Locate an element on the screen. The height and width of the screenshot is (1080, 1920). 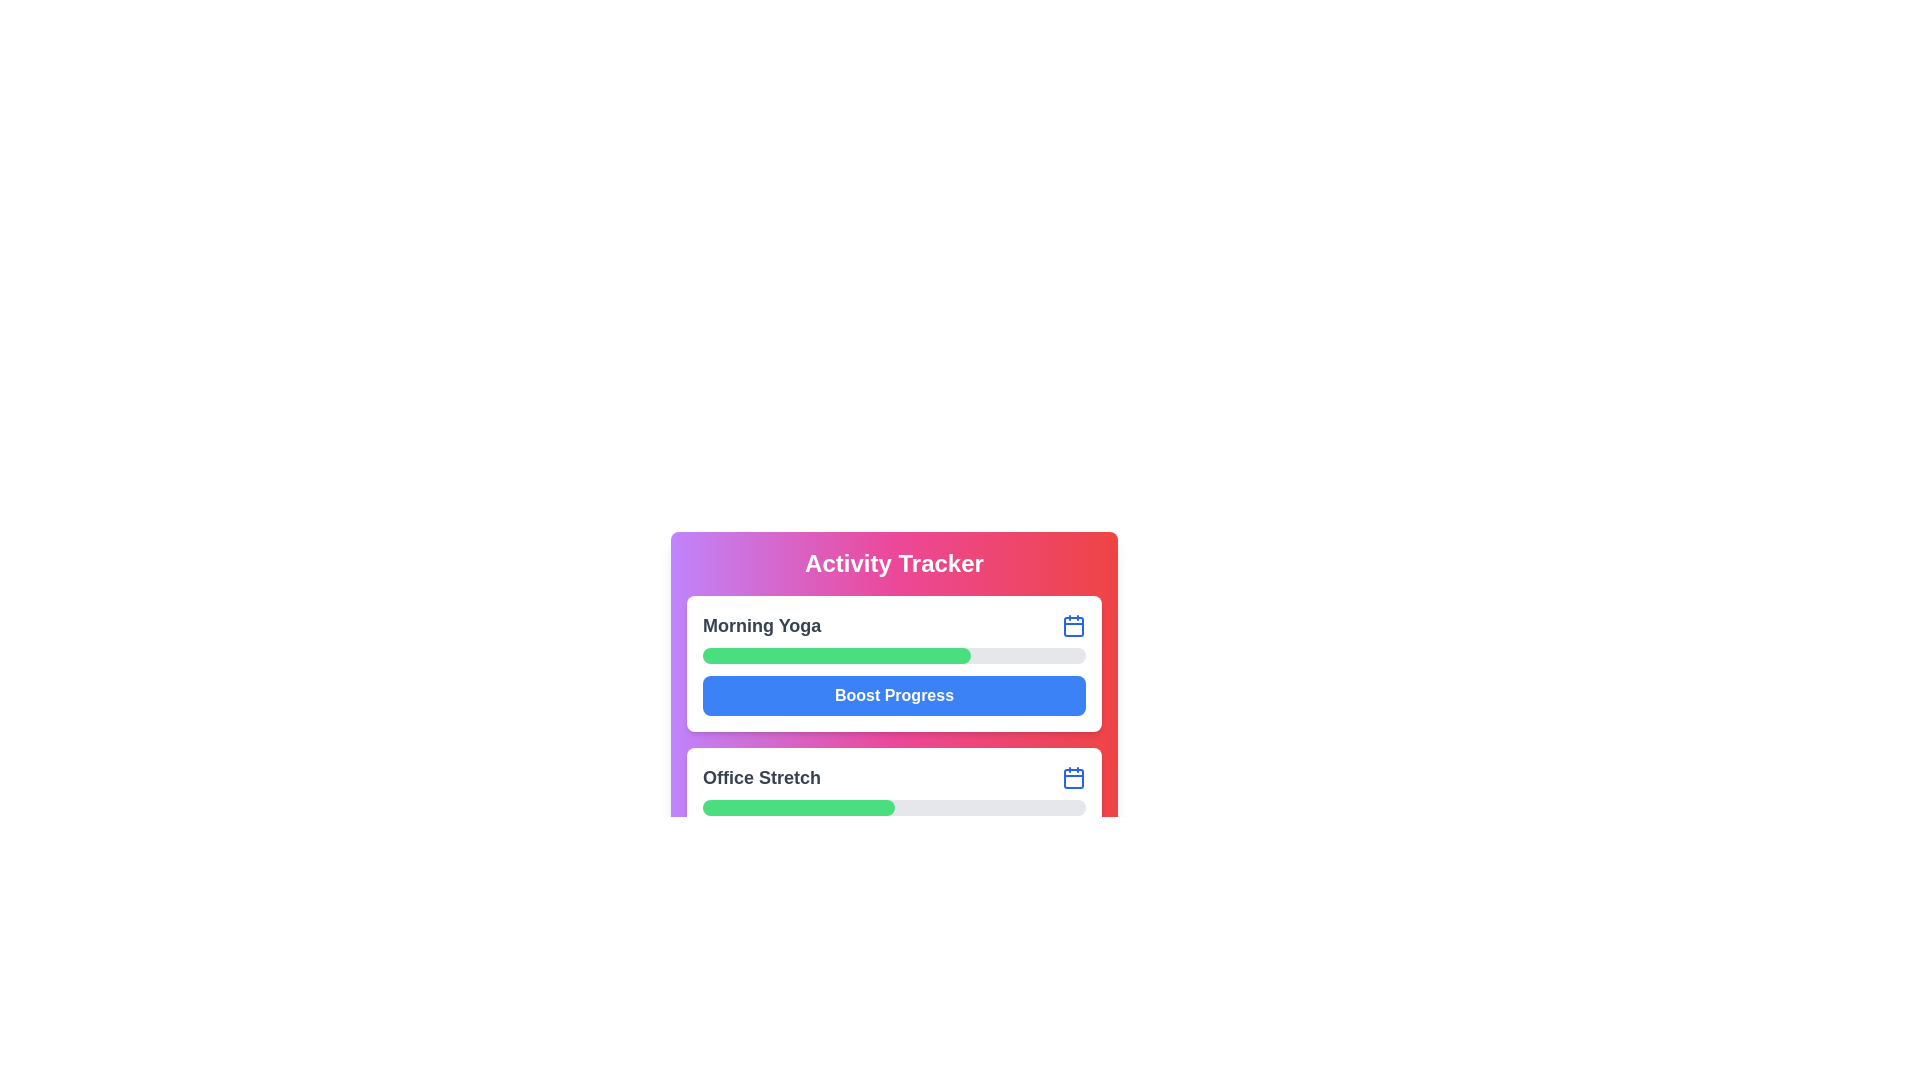
the progress bar representing 50% completion of the 'Office Stretch' activity, located below the title and above the 'Boost Progress' button is located at coordinates (893, 806).